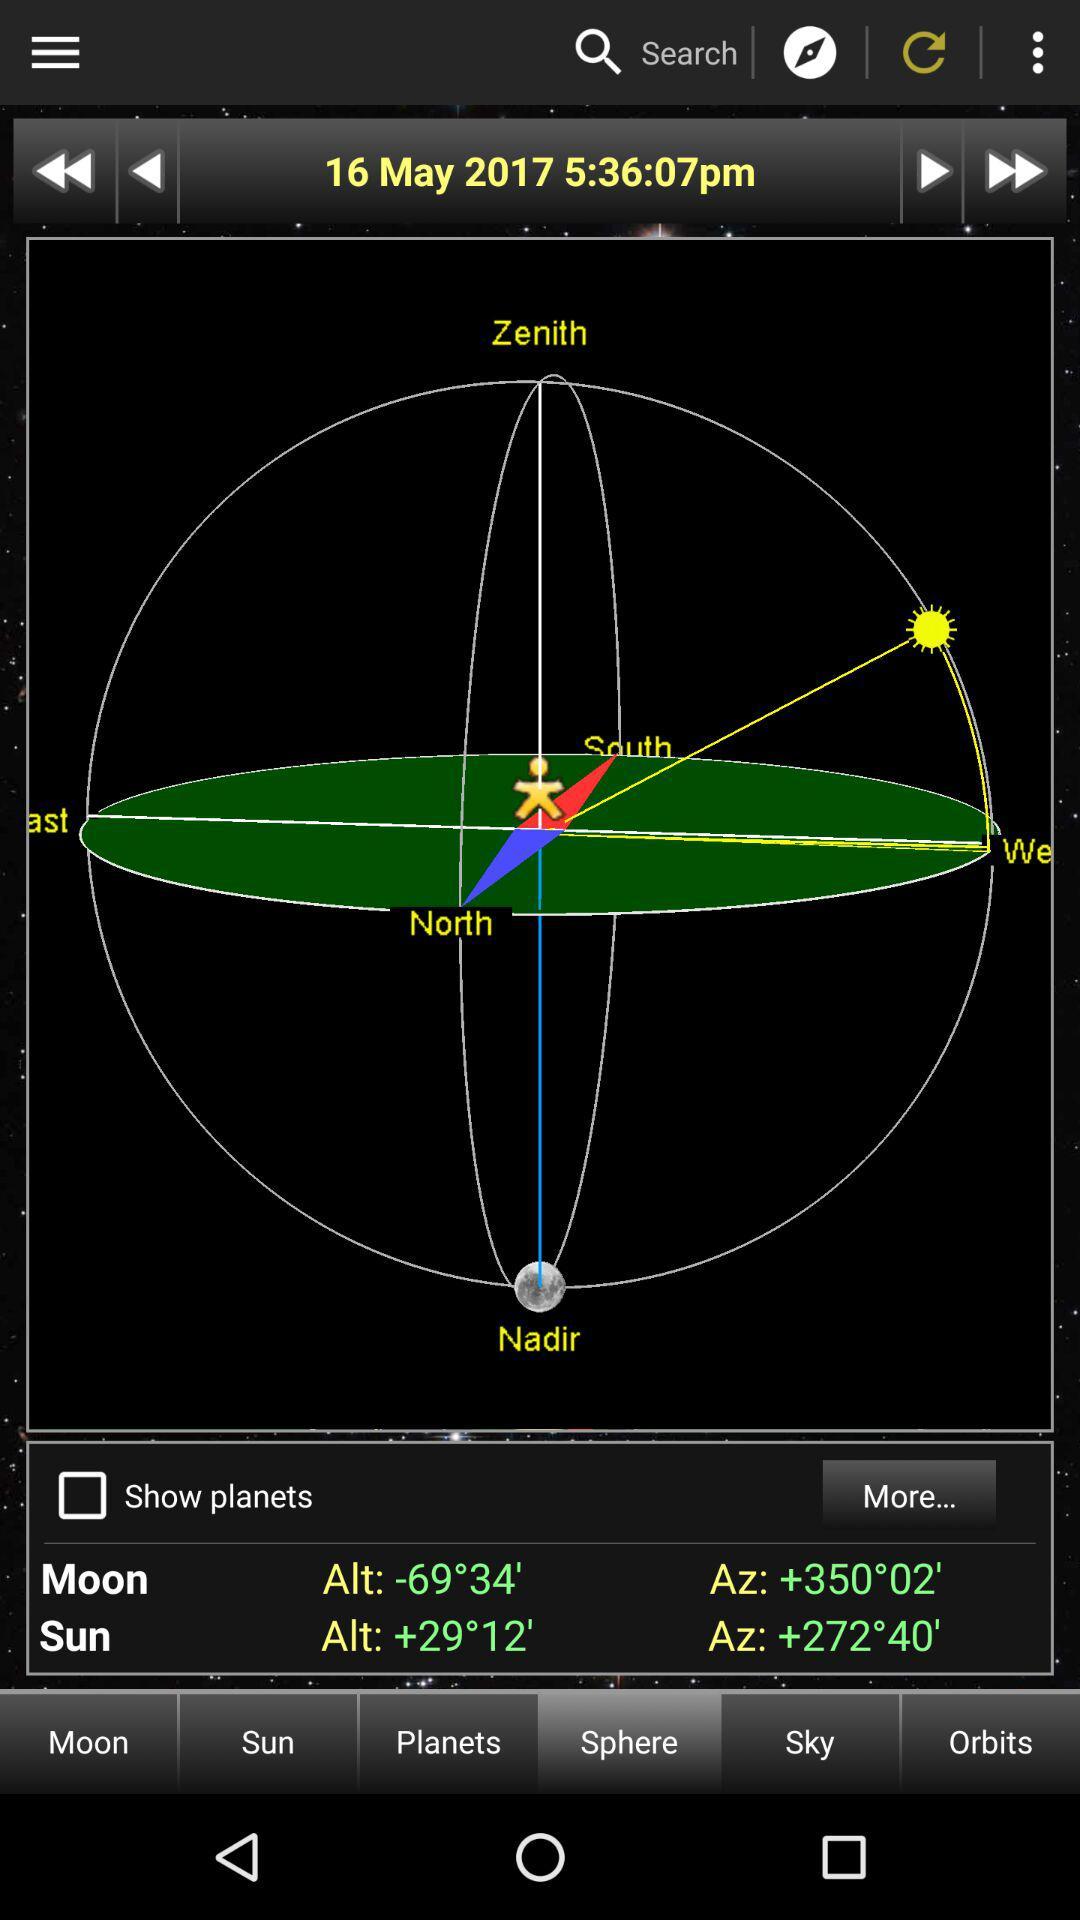 This screenshot has height=1920, width=1080. What do you see at coordinates (63, 171) in the screenshot?
I see `go back` at bounding box center [63, 171].